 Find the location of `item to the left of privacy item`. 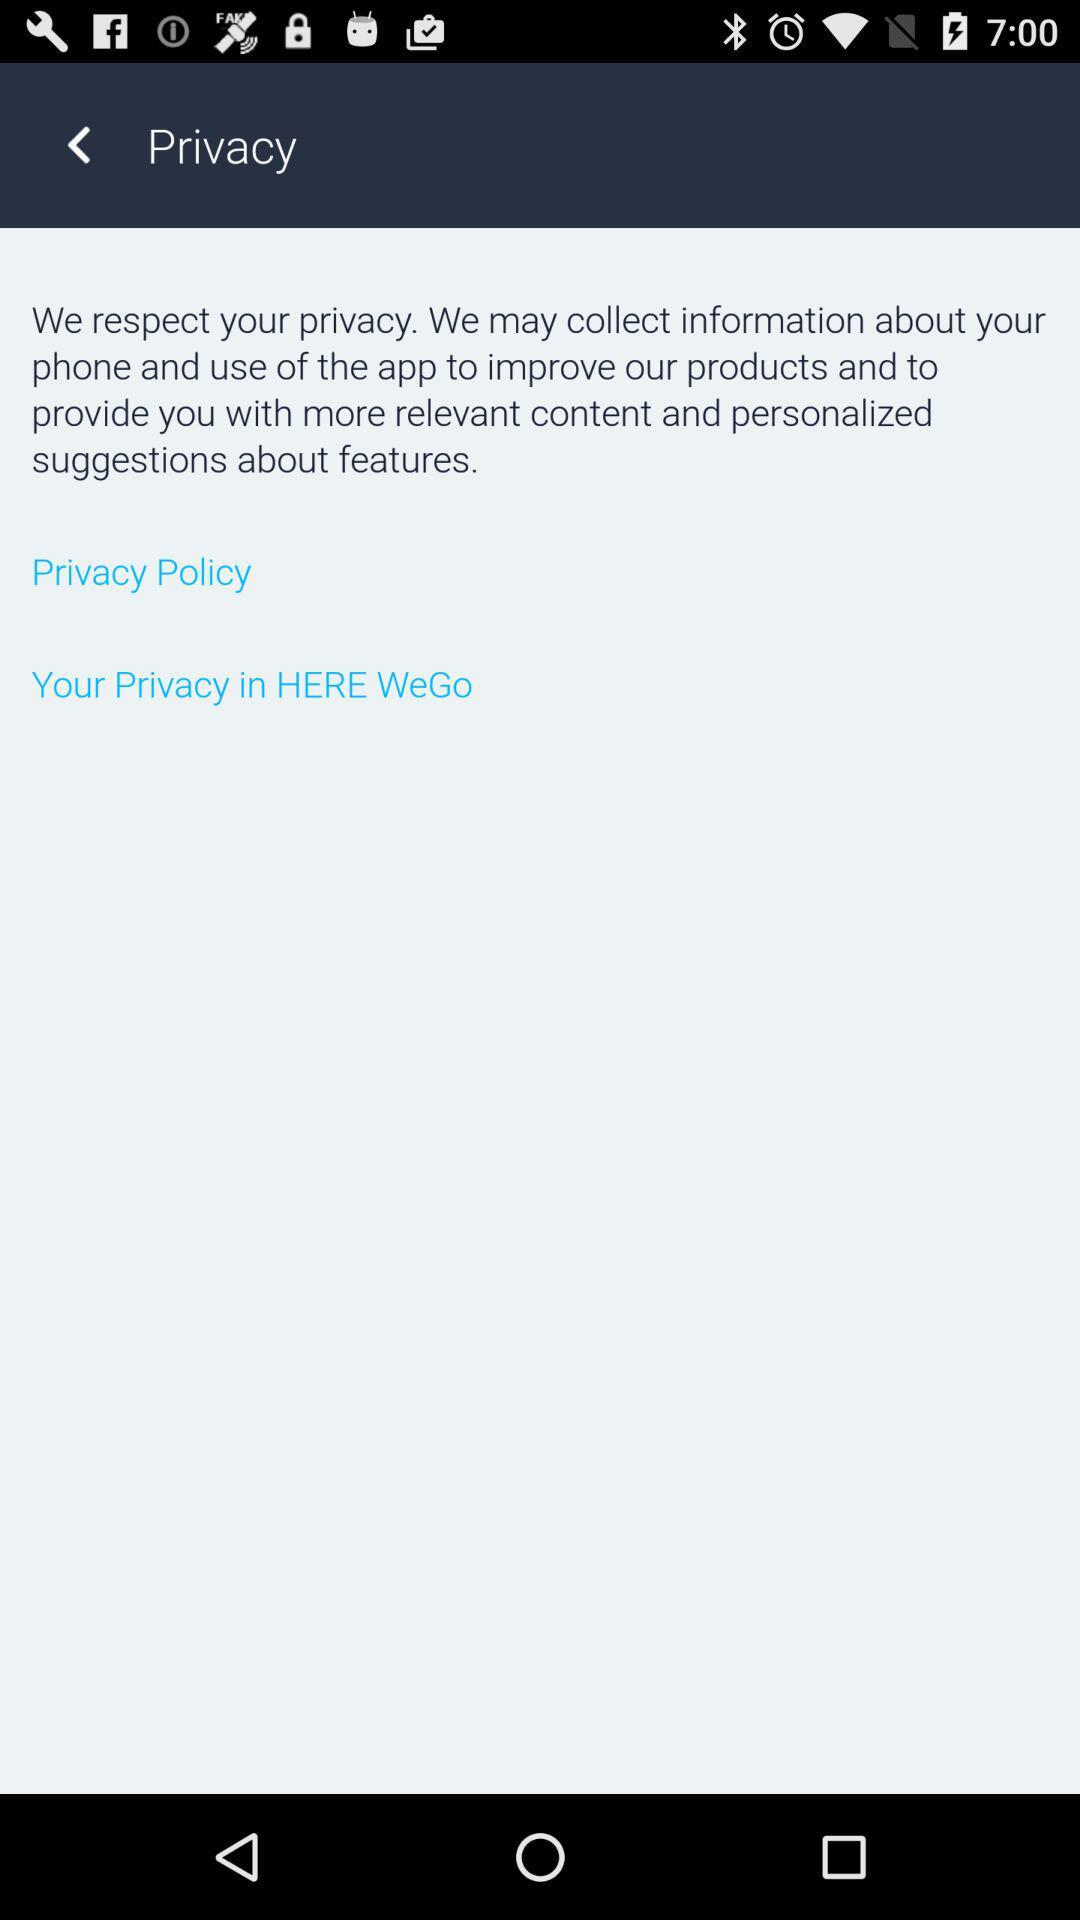

item to the left of privacy item is located at coordinates (77, 144).